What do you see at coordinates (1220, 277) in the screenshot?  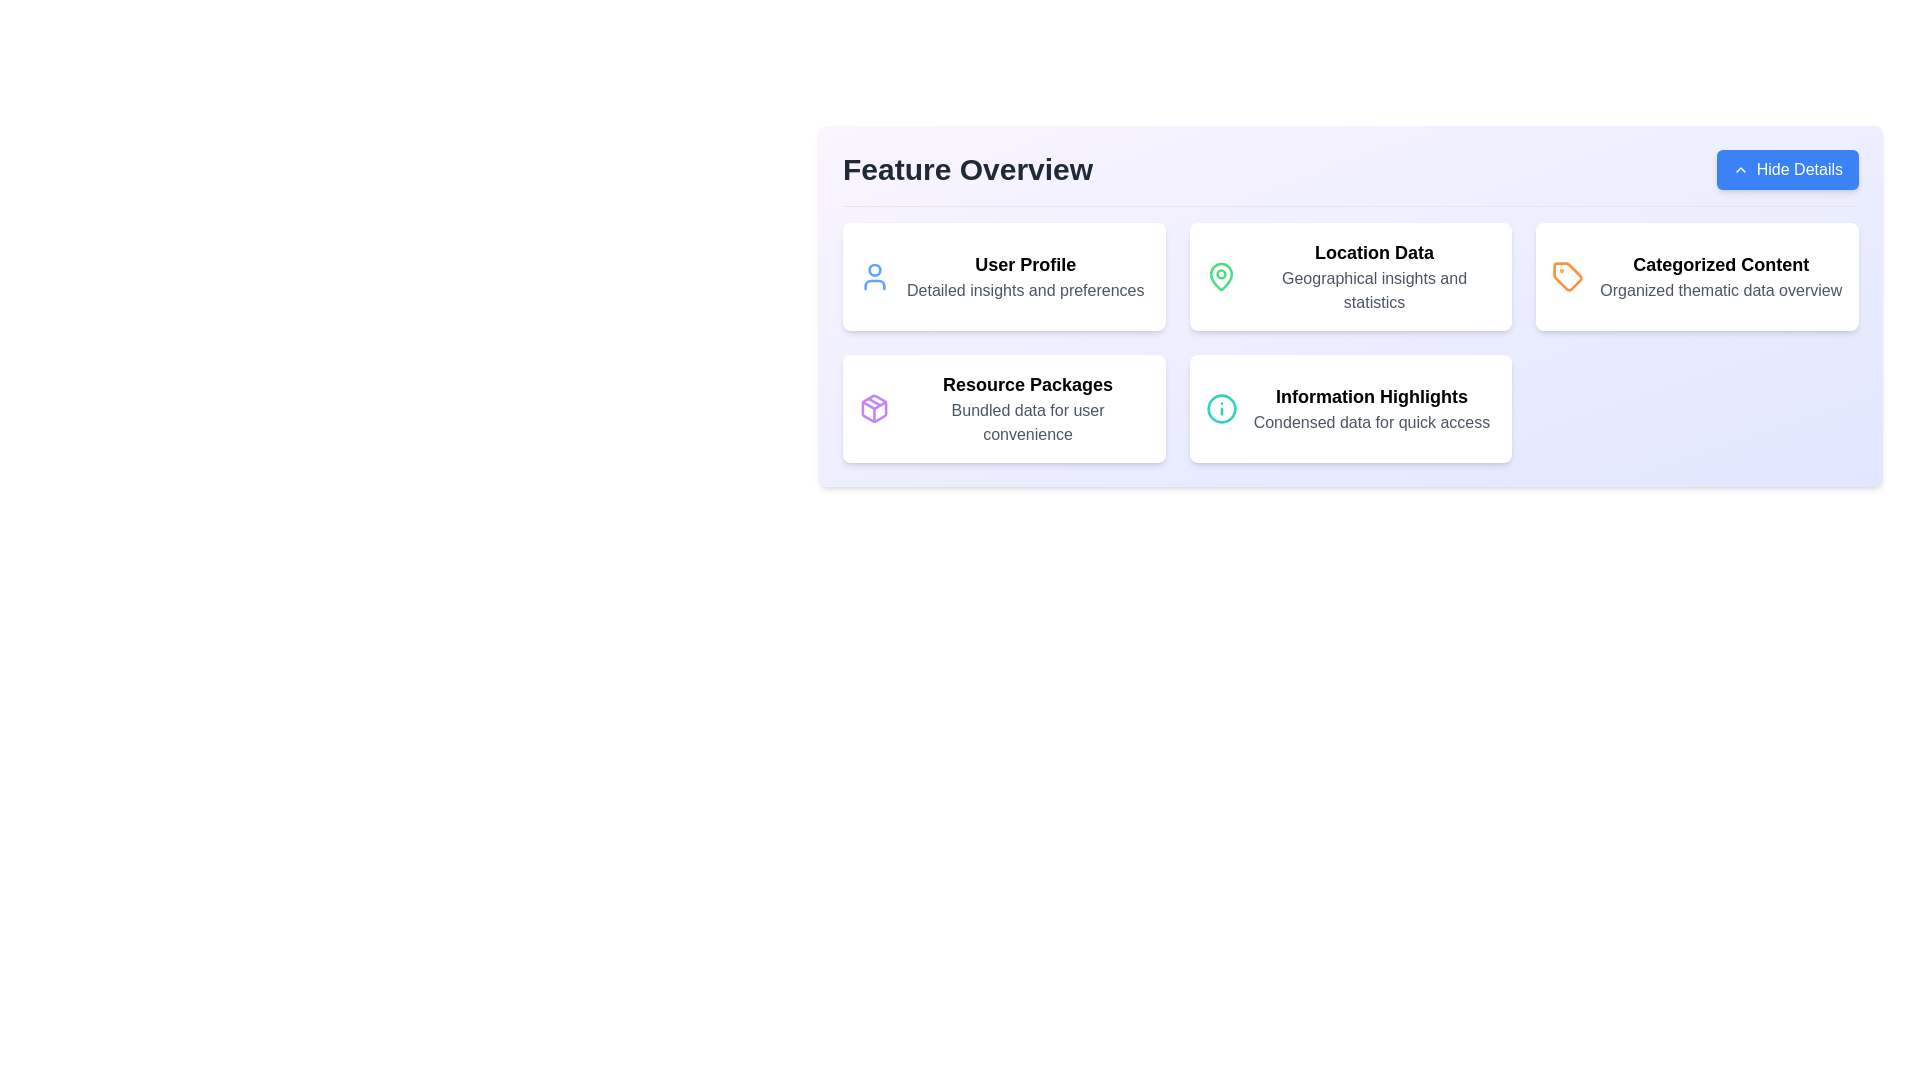 I see `the map pin icon with a green outline located on the left side of the 'Location Data' card in the feature grid` at bounding box center [1220, 277].